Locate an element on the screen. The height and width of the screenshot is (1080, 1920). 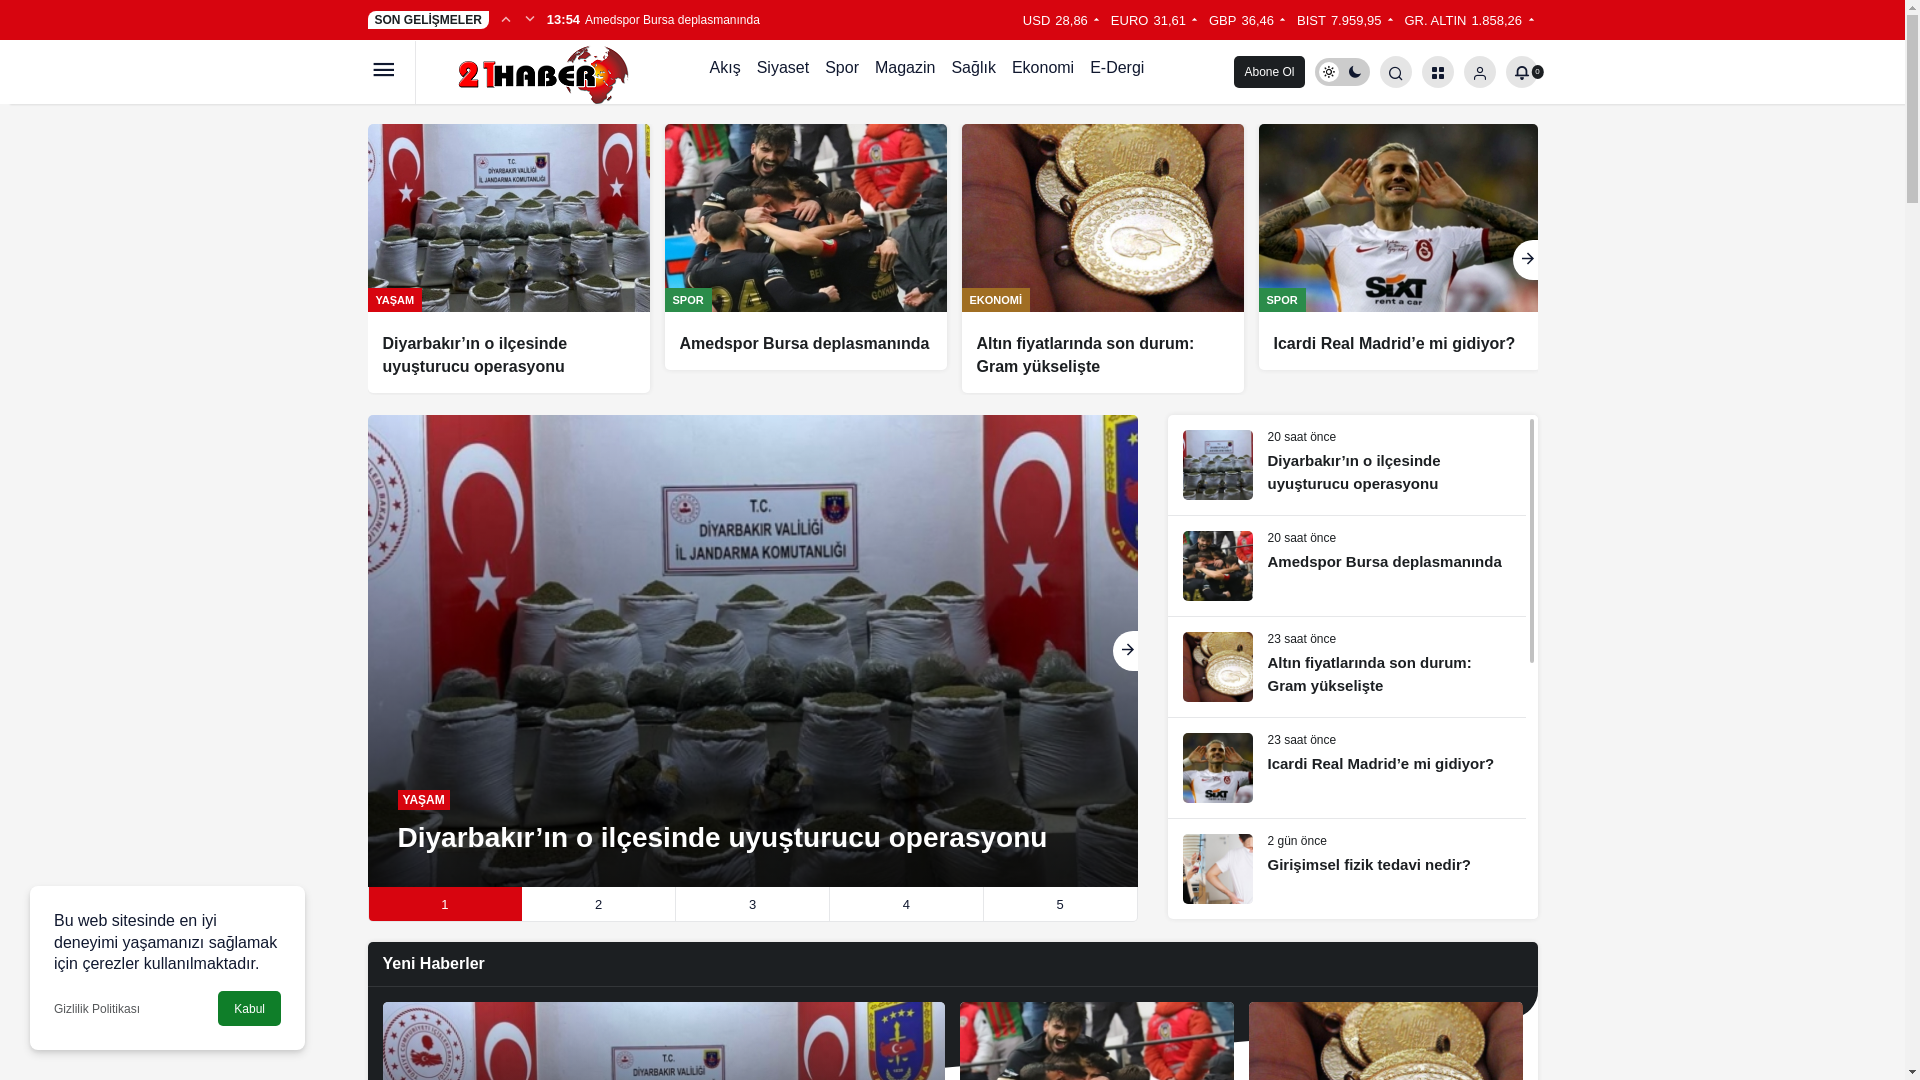
'3' is located at coordinates (751, 904).